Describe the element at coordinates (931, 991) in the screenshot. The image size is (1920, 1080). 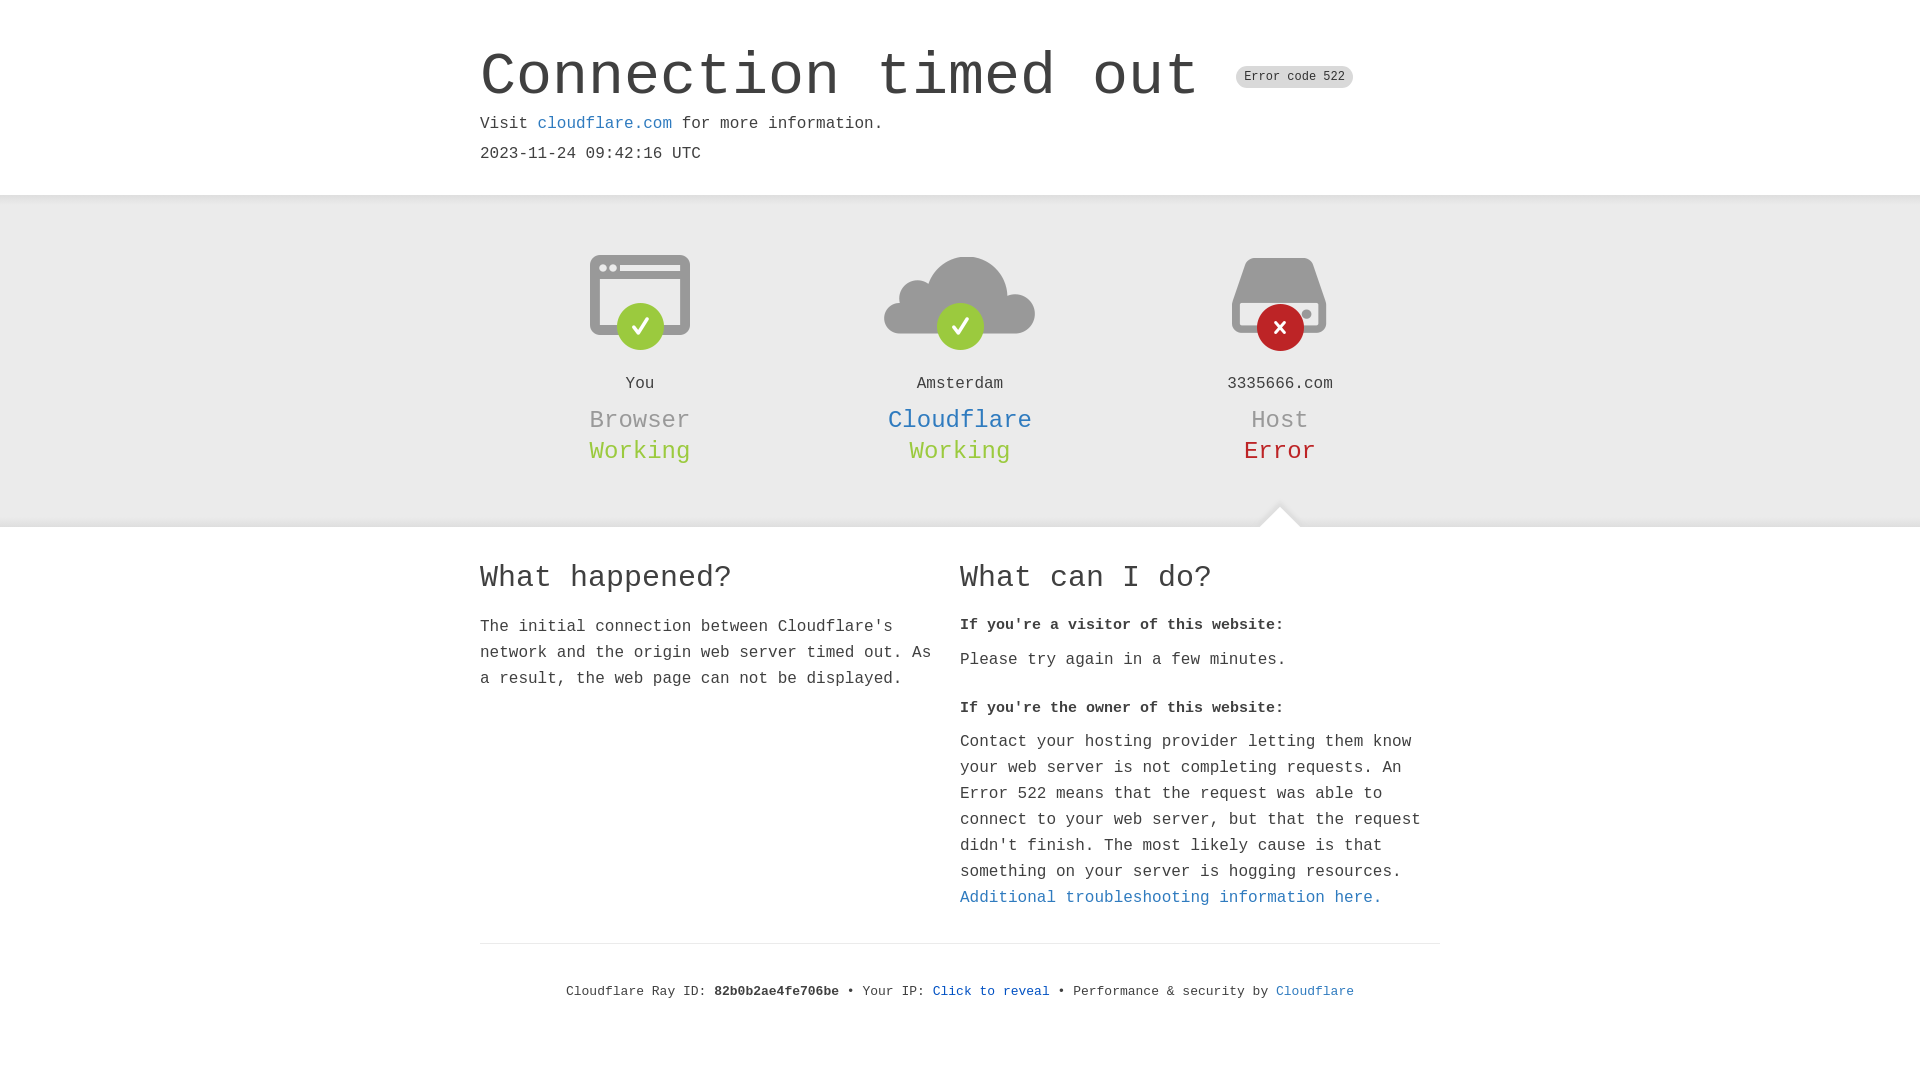
I see `'Click to reveal'` at that location.